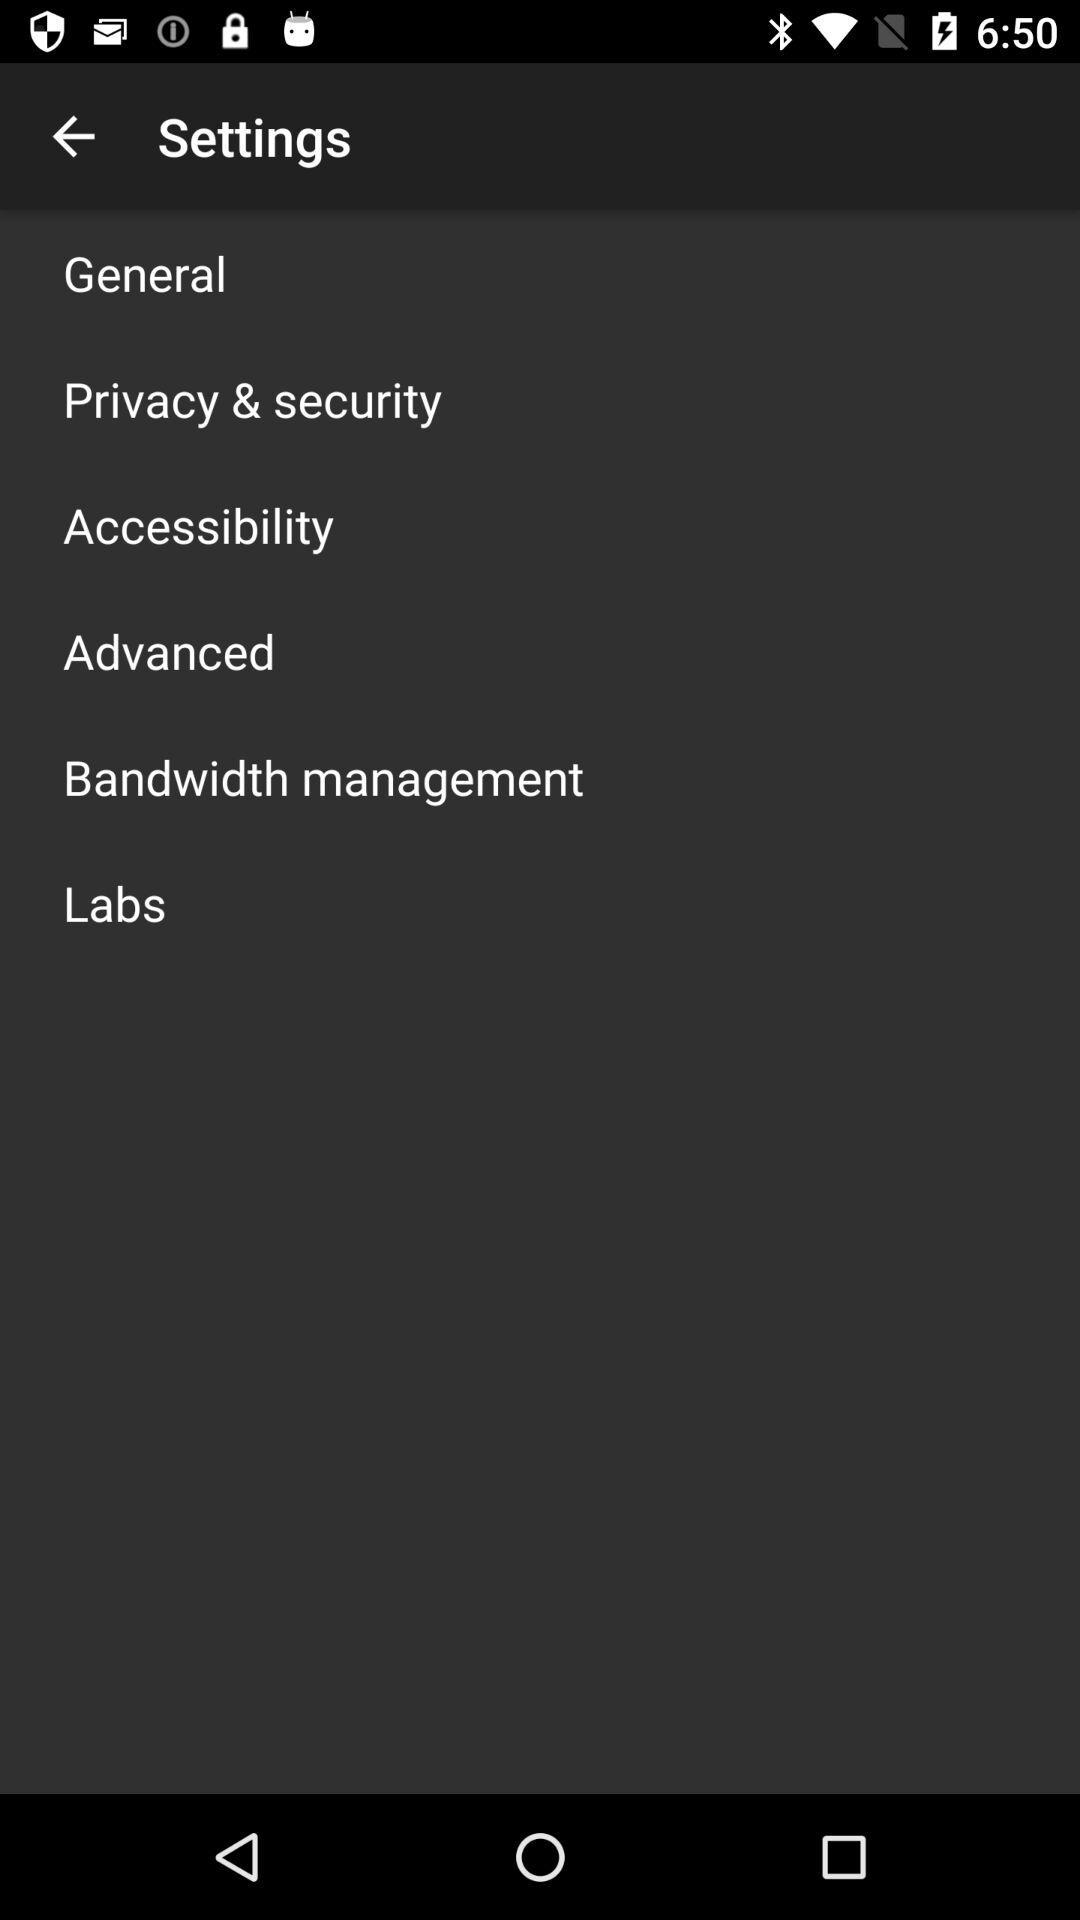 This screenshot has height=1920, width=1080. Describe the element at coordinates (114, 901) in the screenshot. I see `the item below the bandwidth management item` at that location.